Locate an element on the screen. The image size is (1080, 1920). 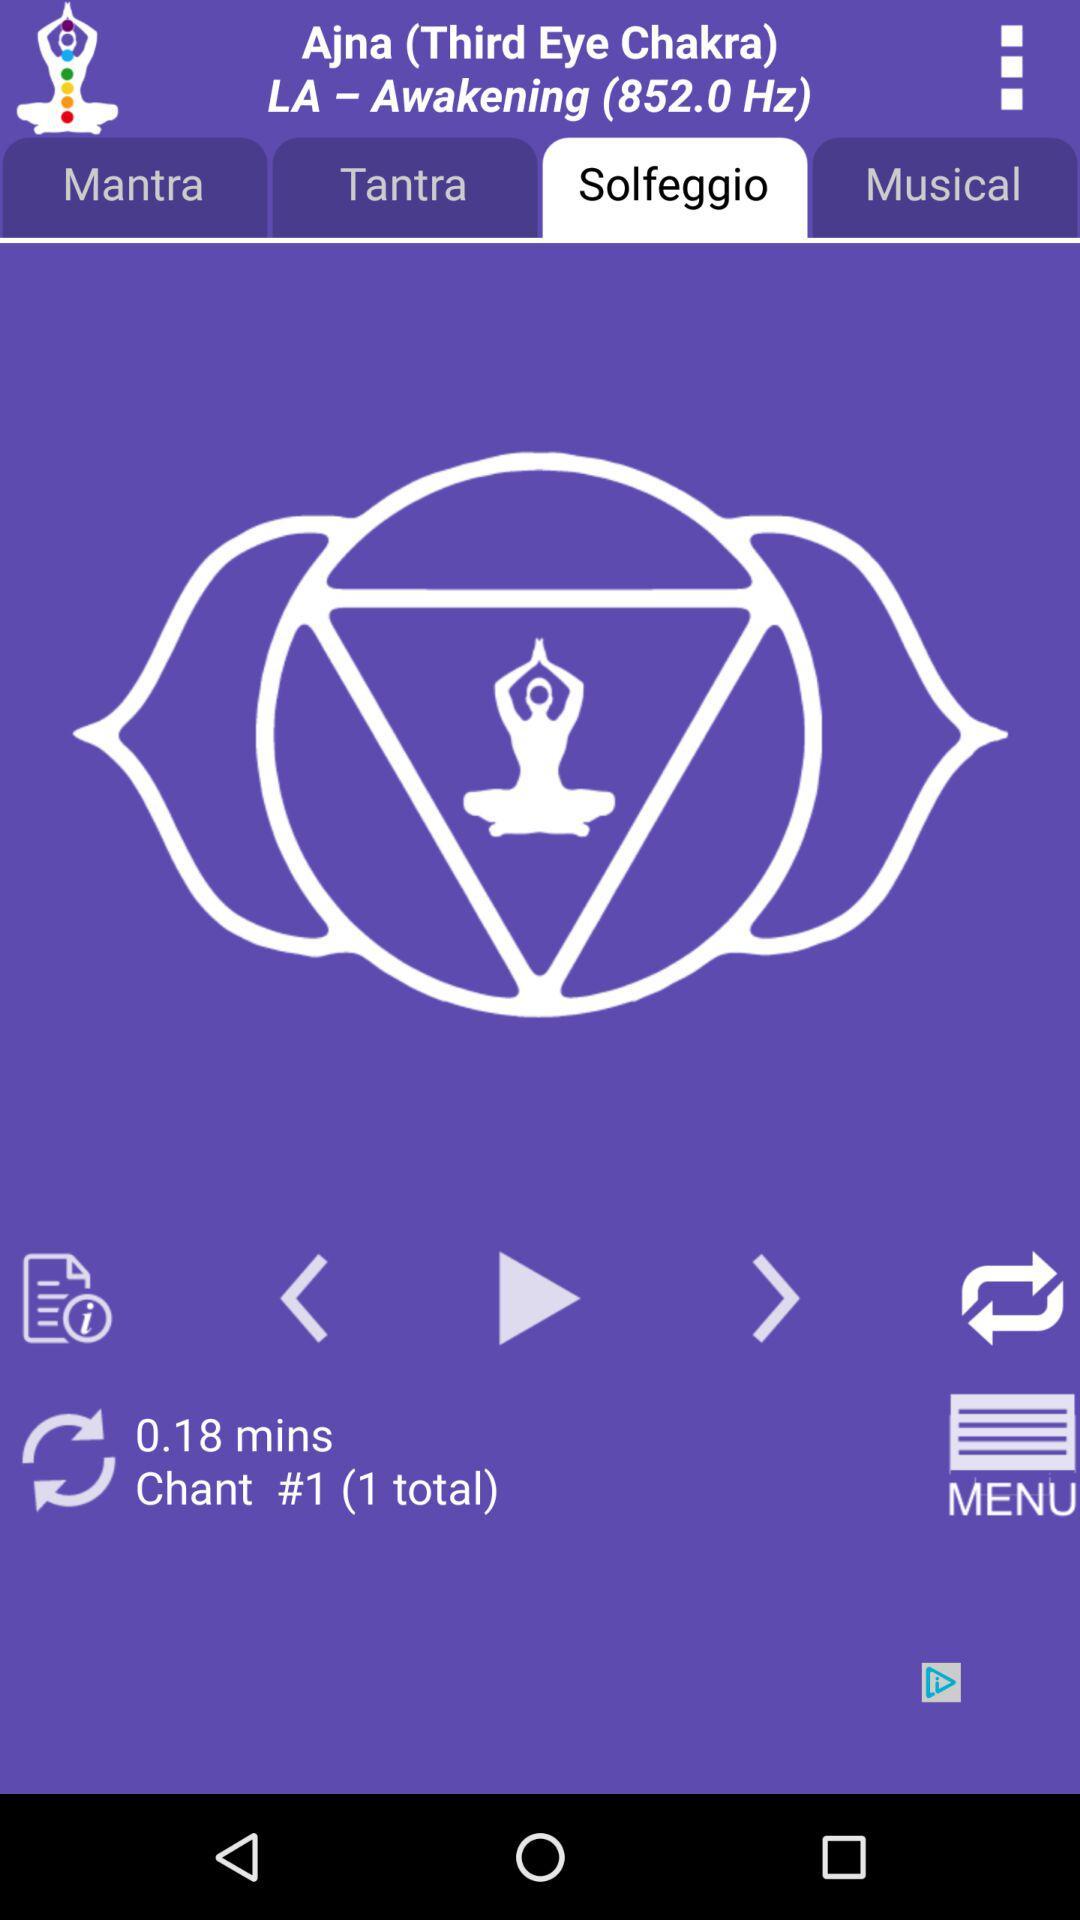
the play icon is located at coordinates (540, 1388).